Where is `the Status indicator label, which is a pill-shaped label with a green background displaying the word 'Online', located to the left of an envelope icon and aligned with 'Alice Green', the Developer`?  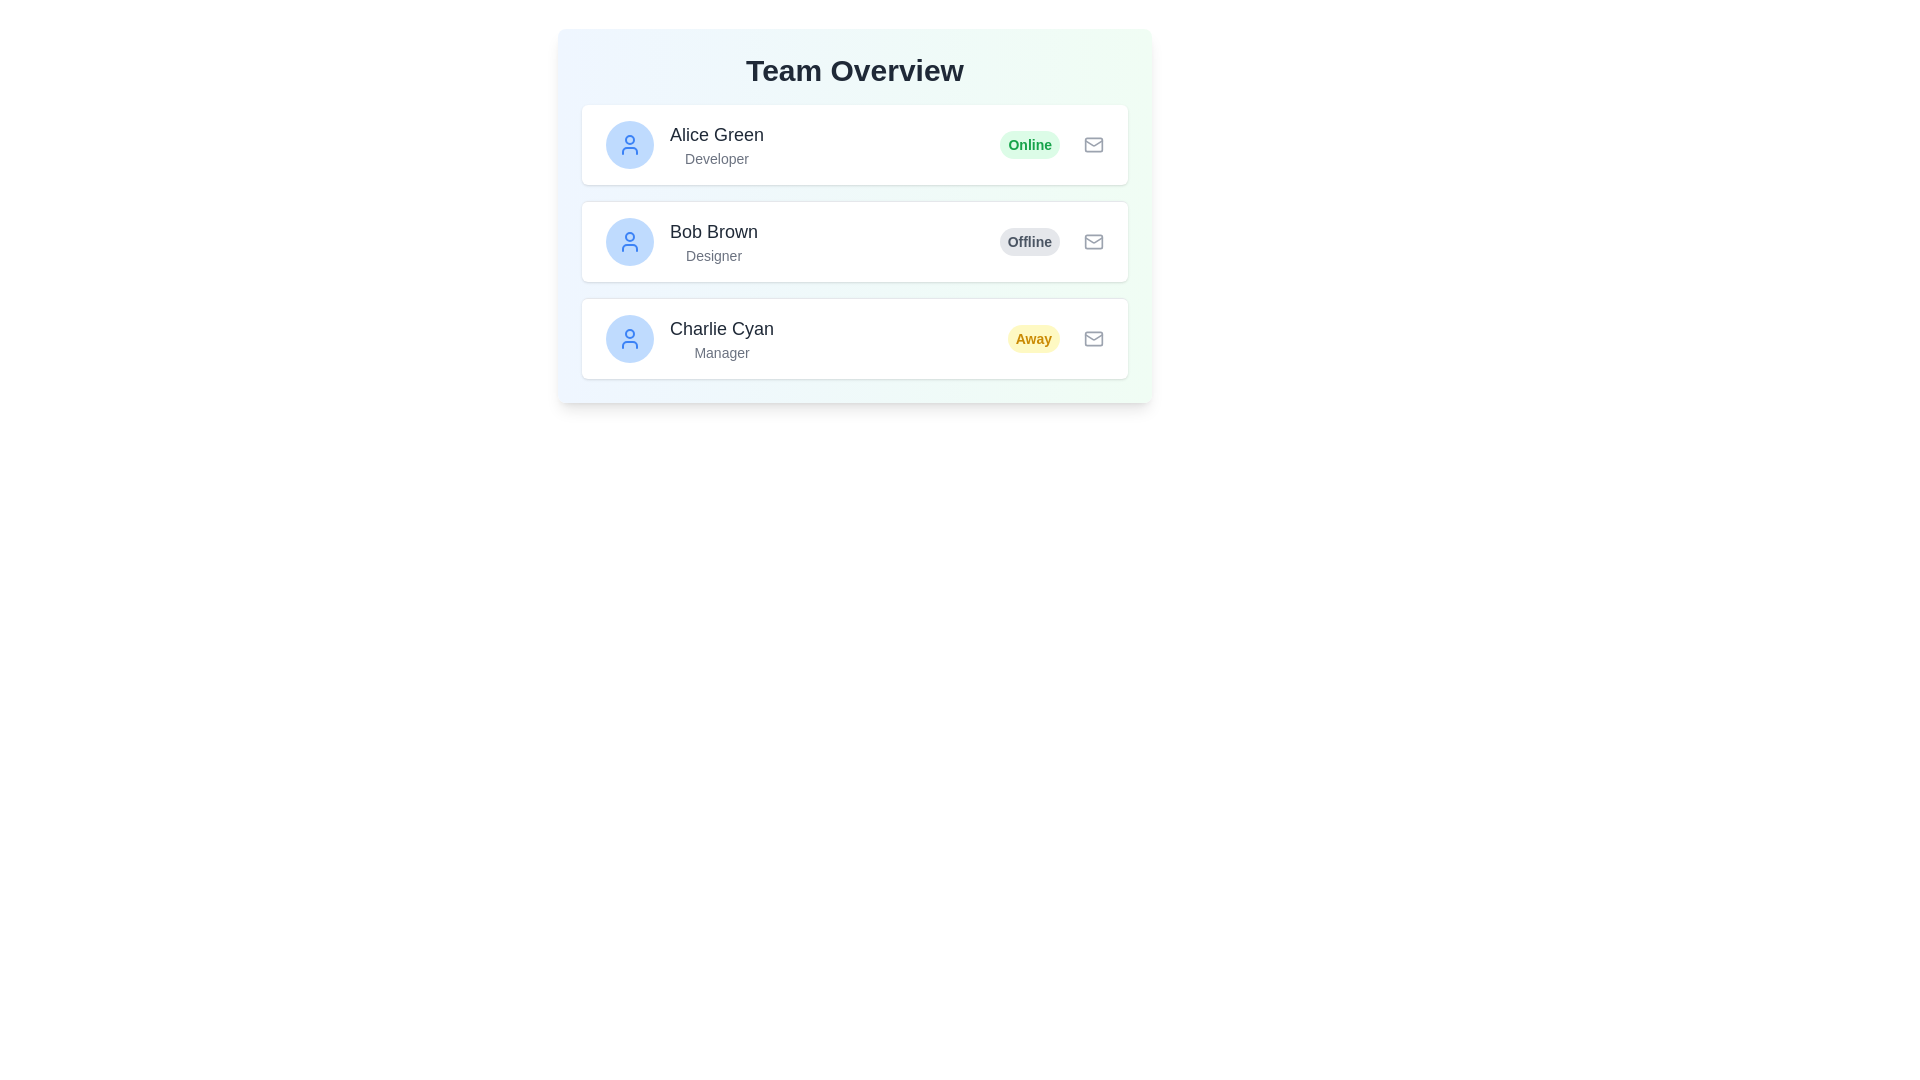 the Status indicator label, which is a pill-shaped label with a green background displaying the word 'Online', located to the left of an envelope icon and aligned with 'Alice Green', the Developer is located at coordinates (1030, 144).